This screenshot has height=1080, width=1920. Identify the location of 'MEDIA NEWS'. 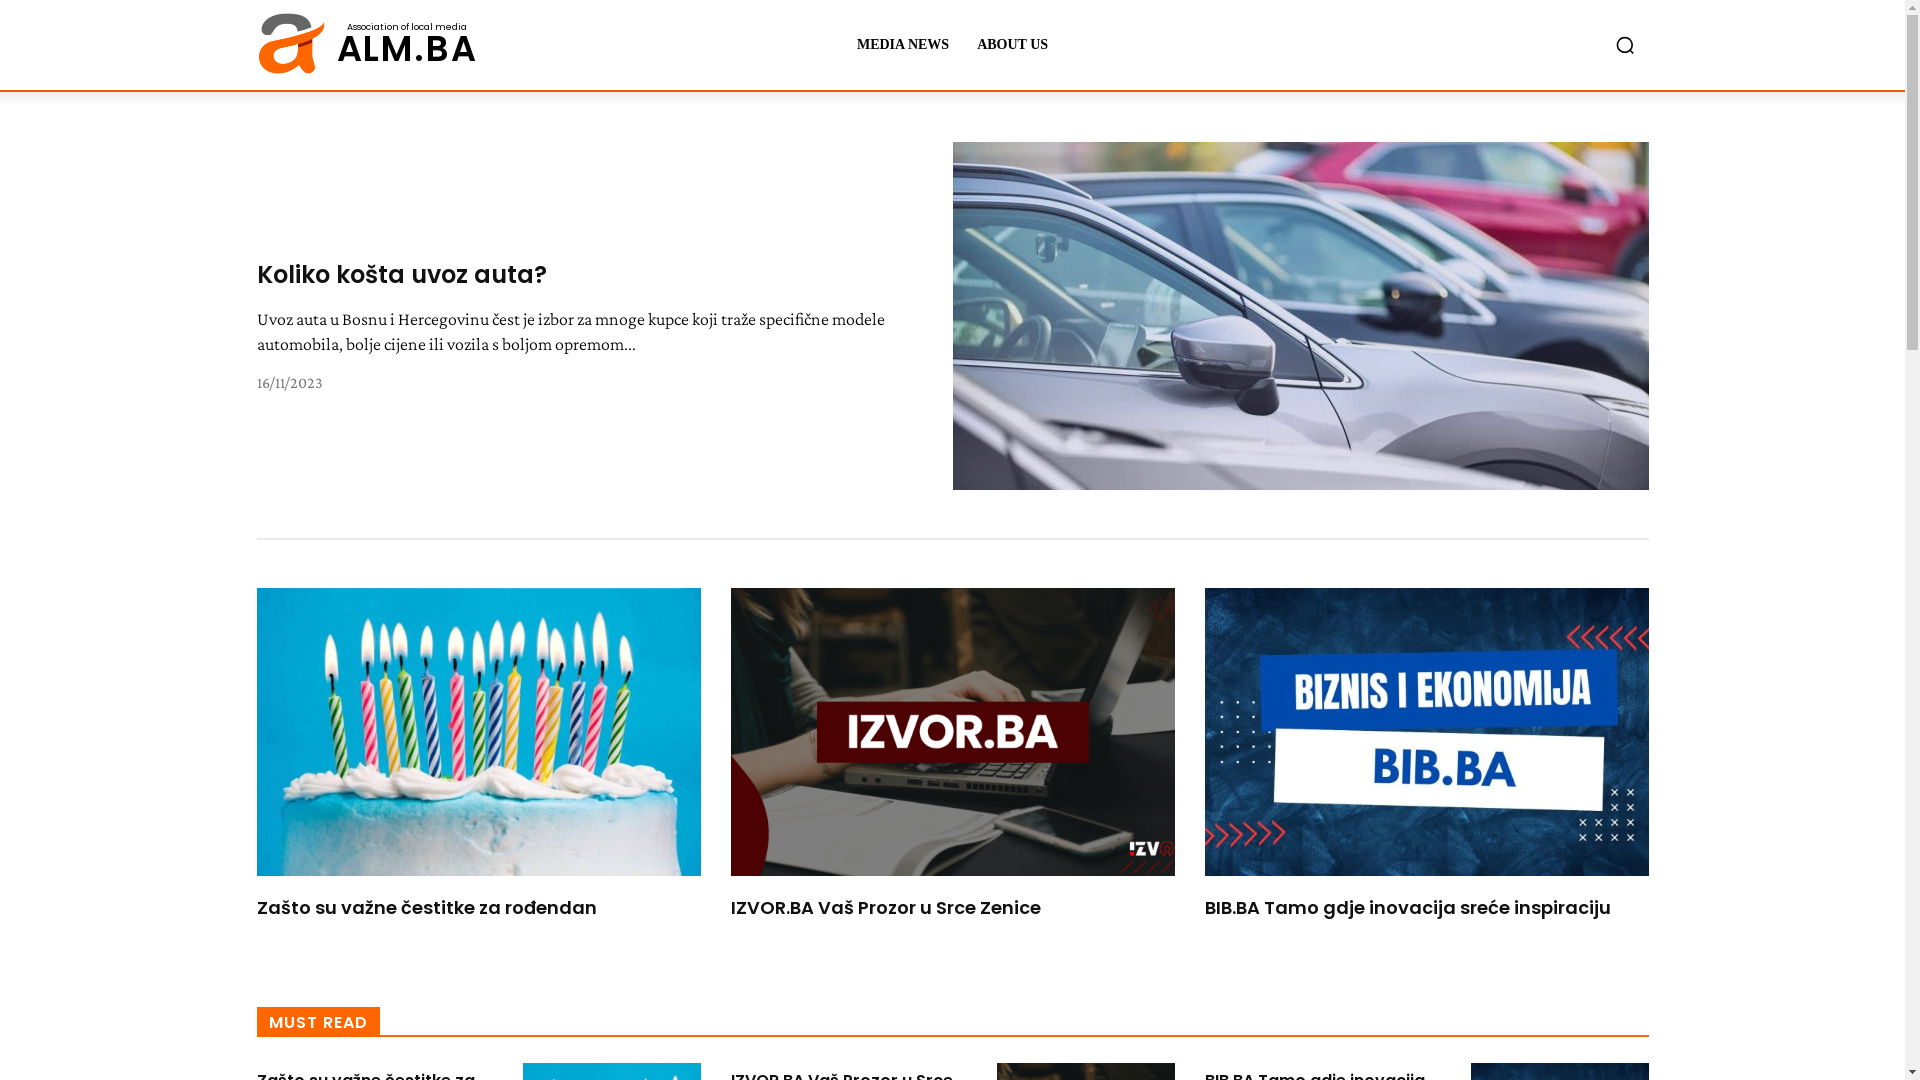
(901, 45).